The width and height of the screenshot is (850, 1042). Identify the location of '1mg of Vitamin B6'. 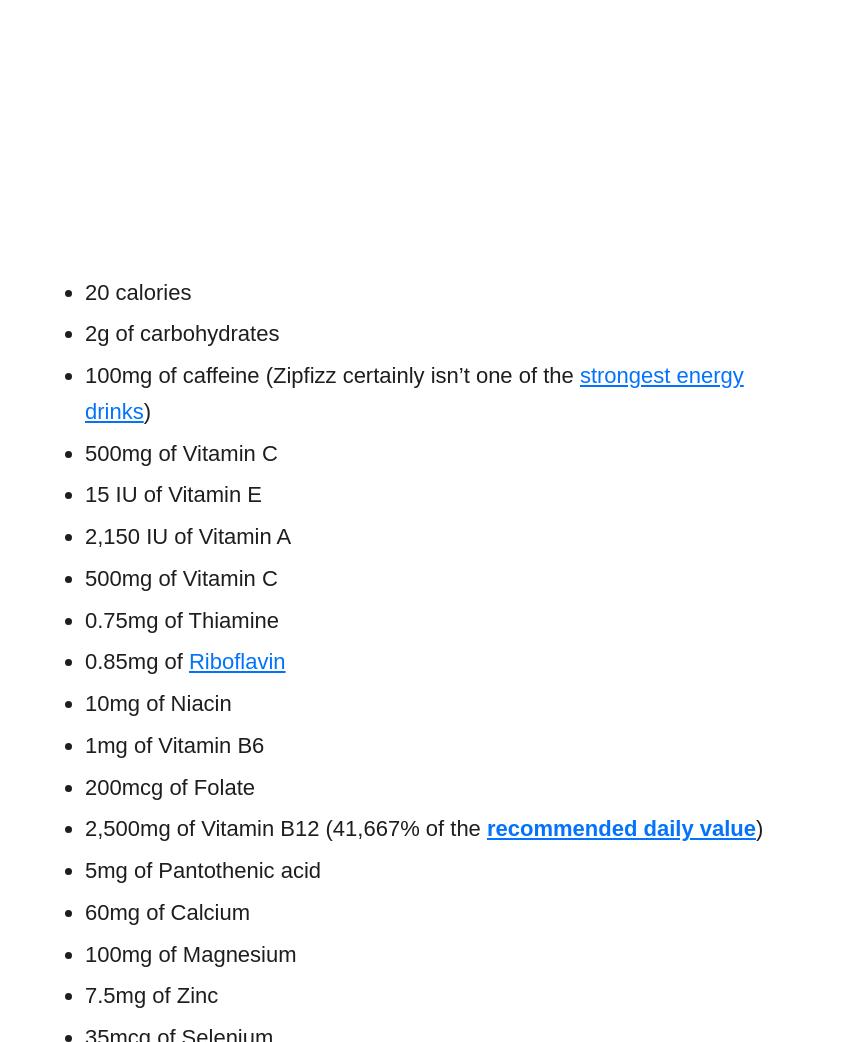
(173, 743).